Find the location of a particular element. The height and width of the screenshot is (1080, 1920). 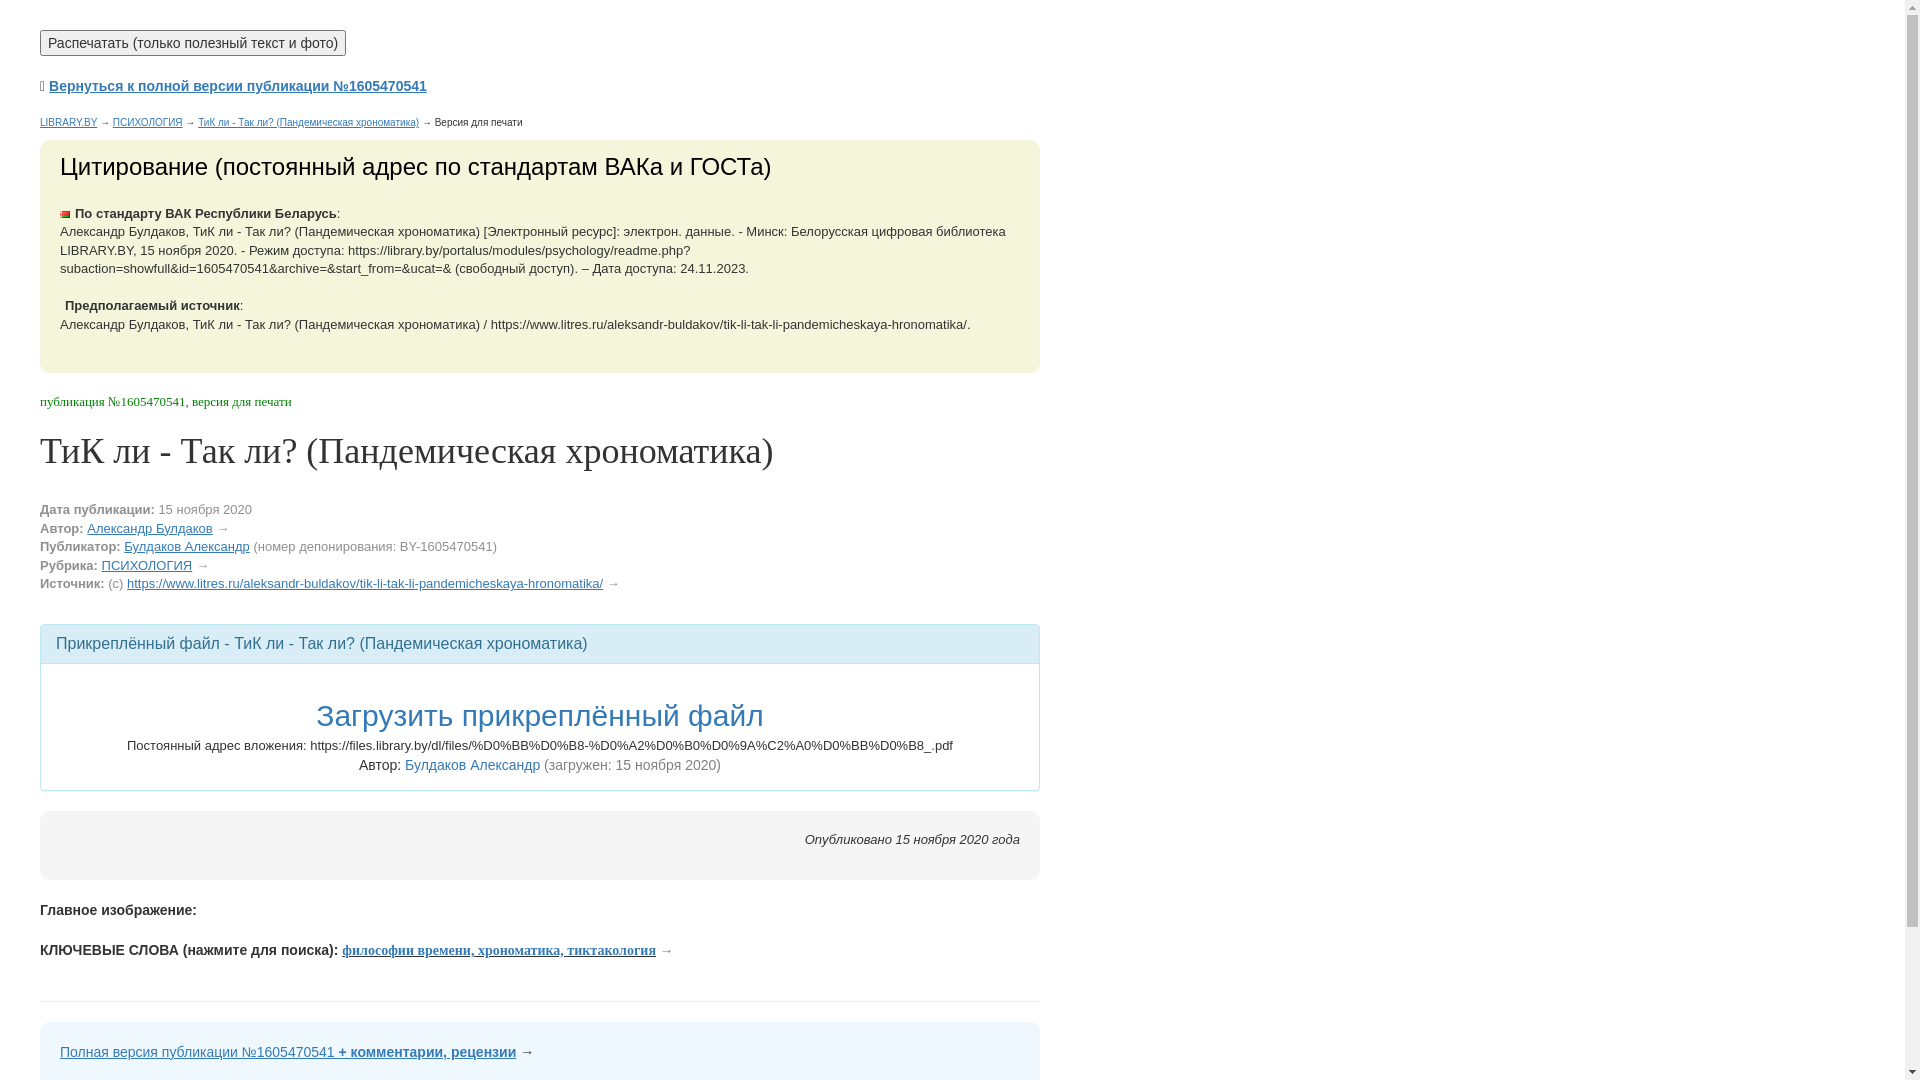

'LIBRARY.BY' is located at coordinates (39, 122).